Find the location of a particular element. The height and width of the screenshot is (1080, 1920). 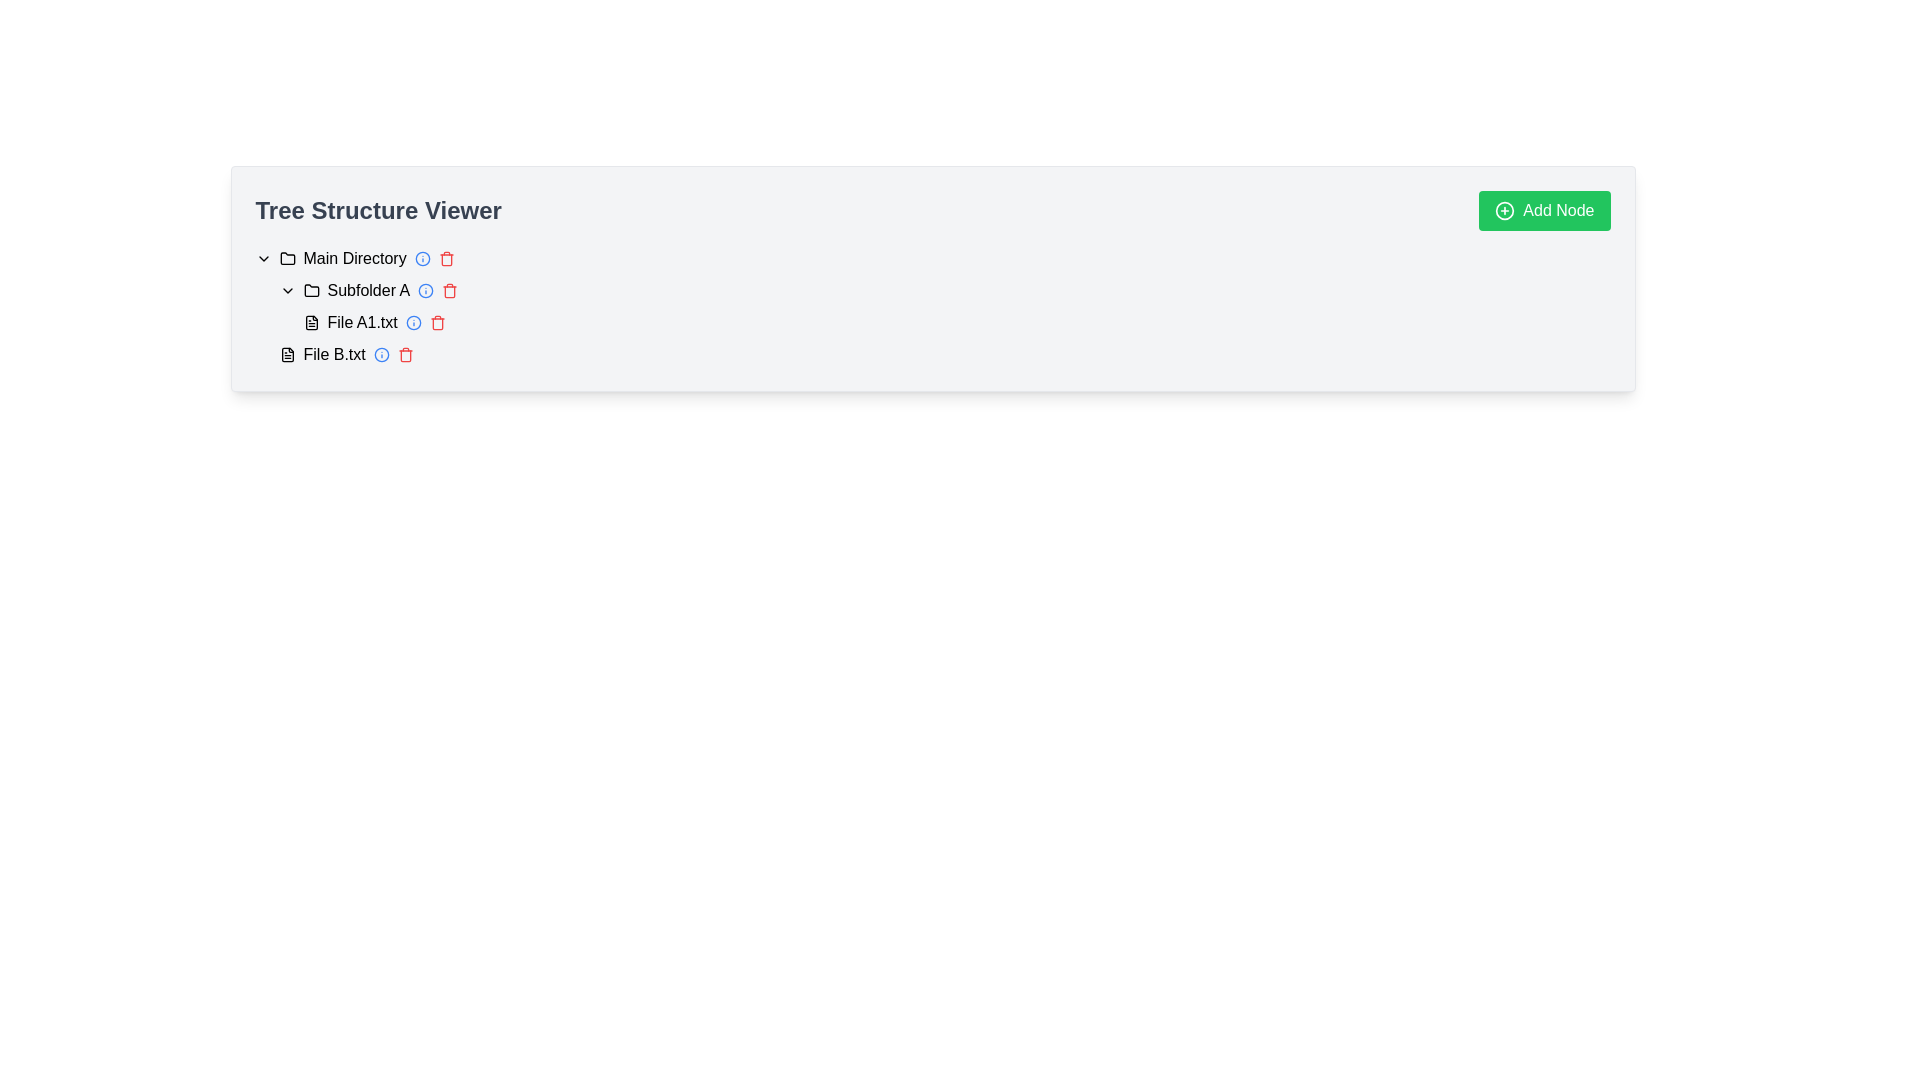

the static text label reading 'Subfolder A' located under the 'Main Directory' node in the tree-structured viewer interface is located at coordinates (368, 290).